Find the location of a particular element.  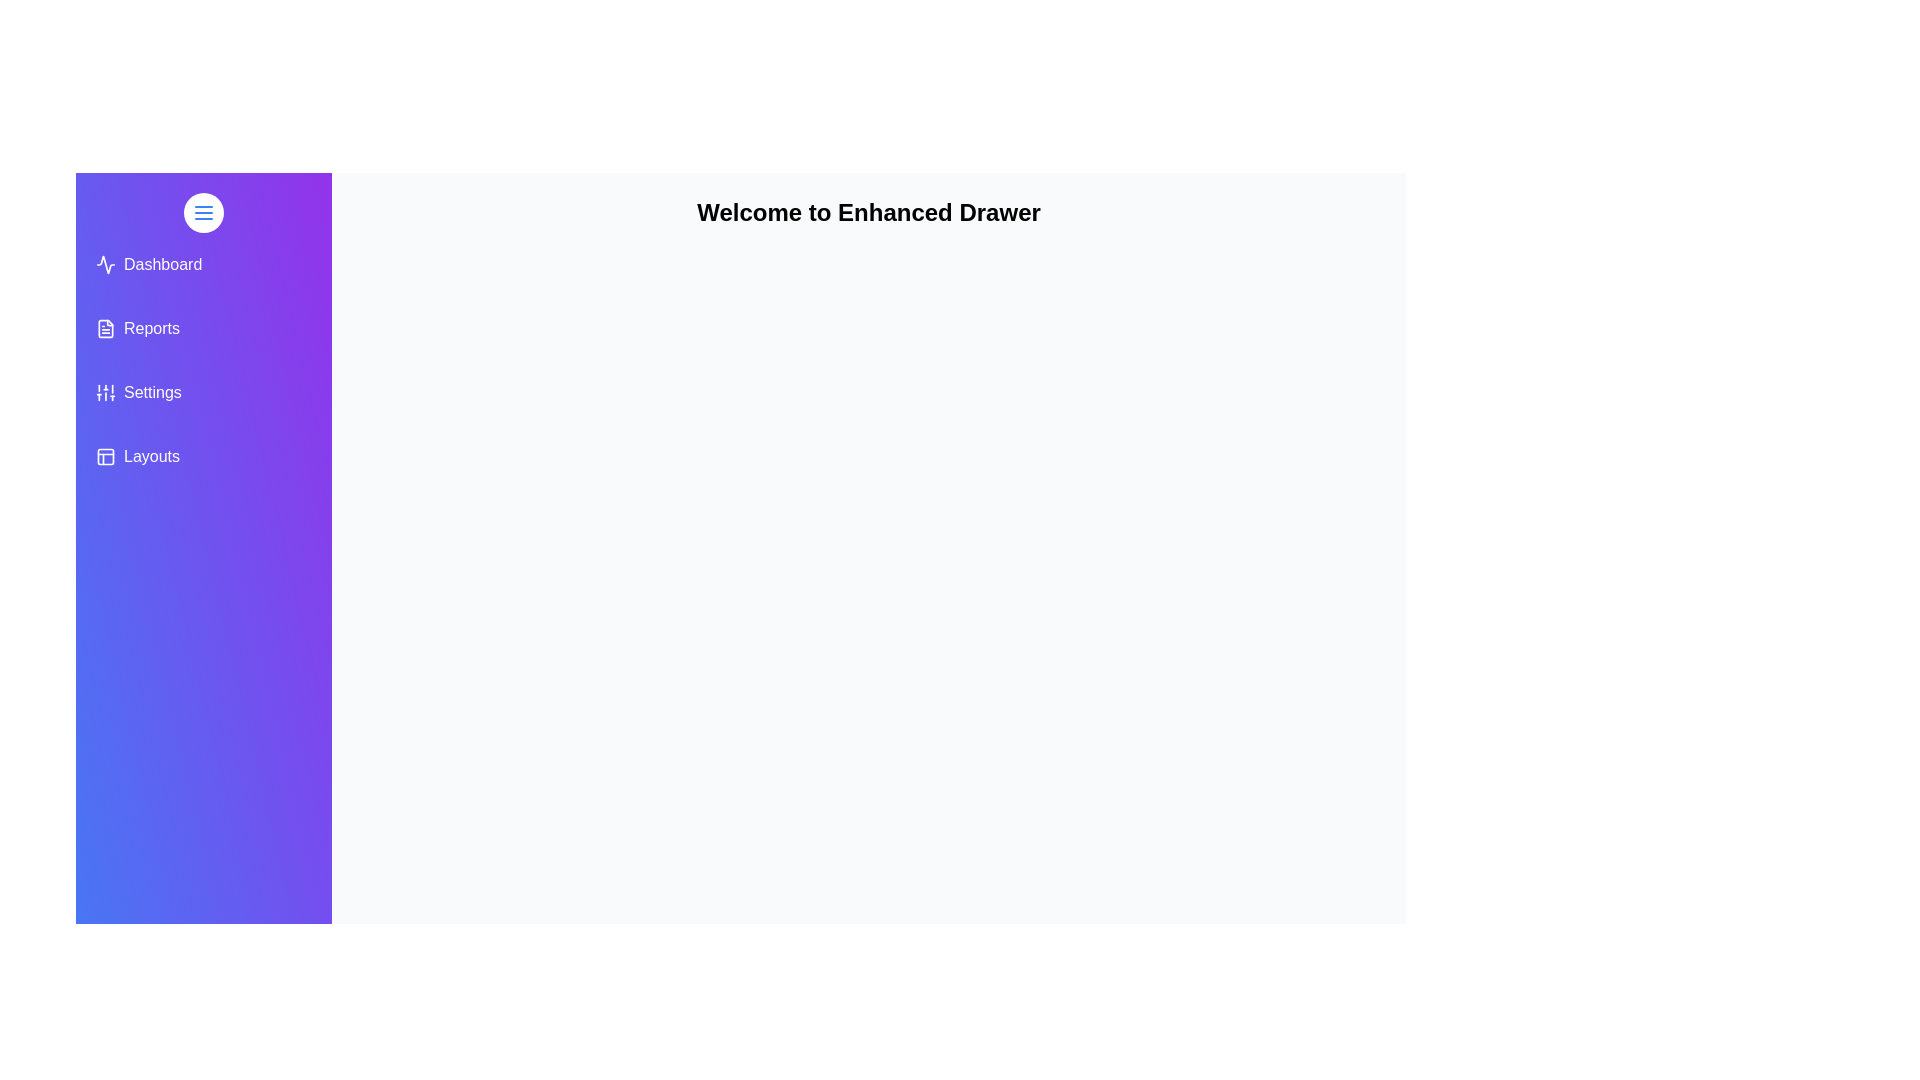

the main content area labeled 'Welcome to Enhanced Drawer' to interact with it is located at coordinates (868, 712).